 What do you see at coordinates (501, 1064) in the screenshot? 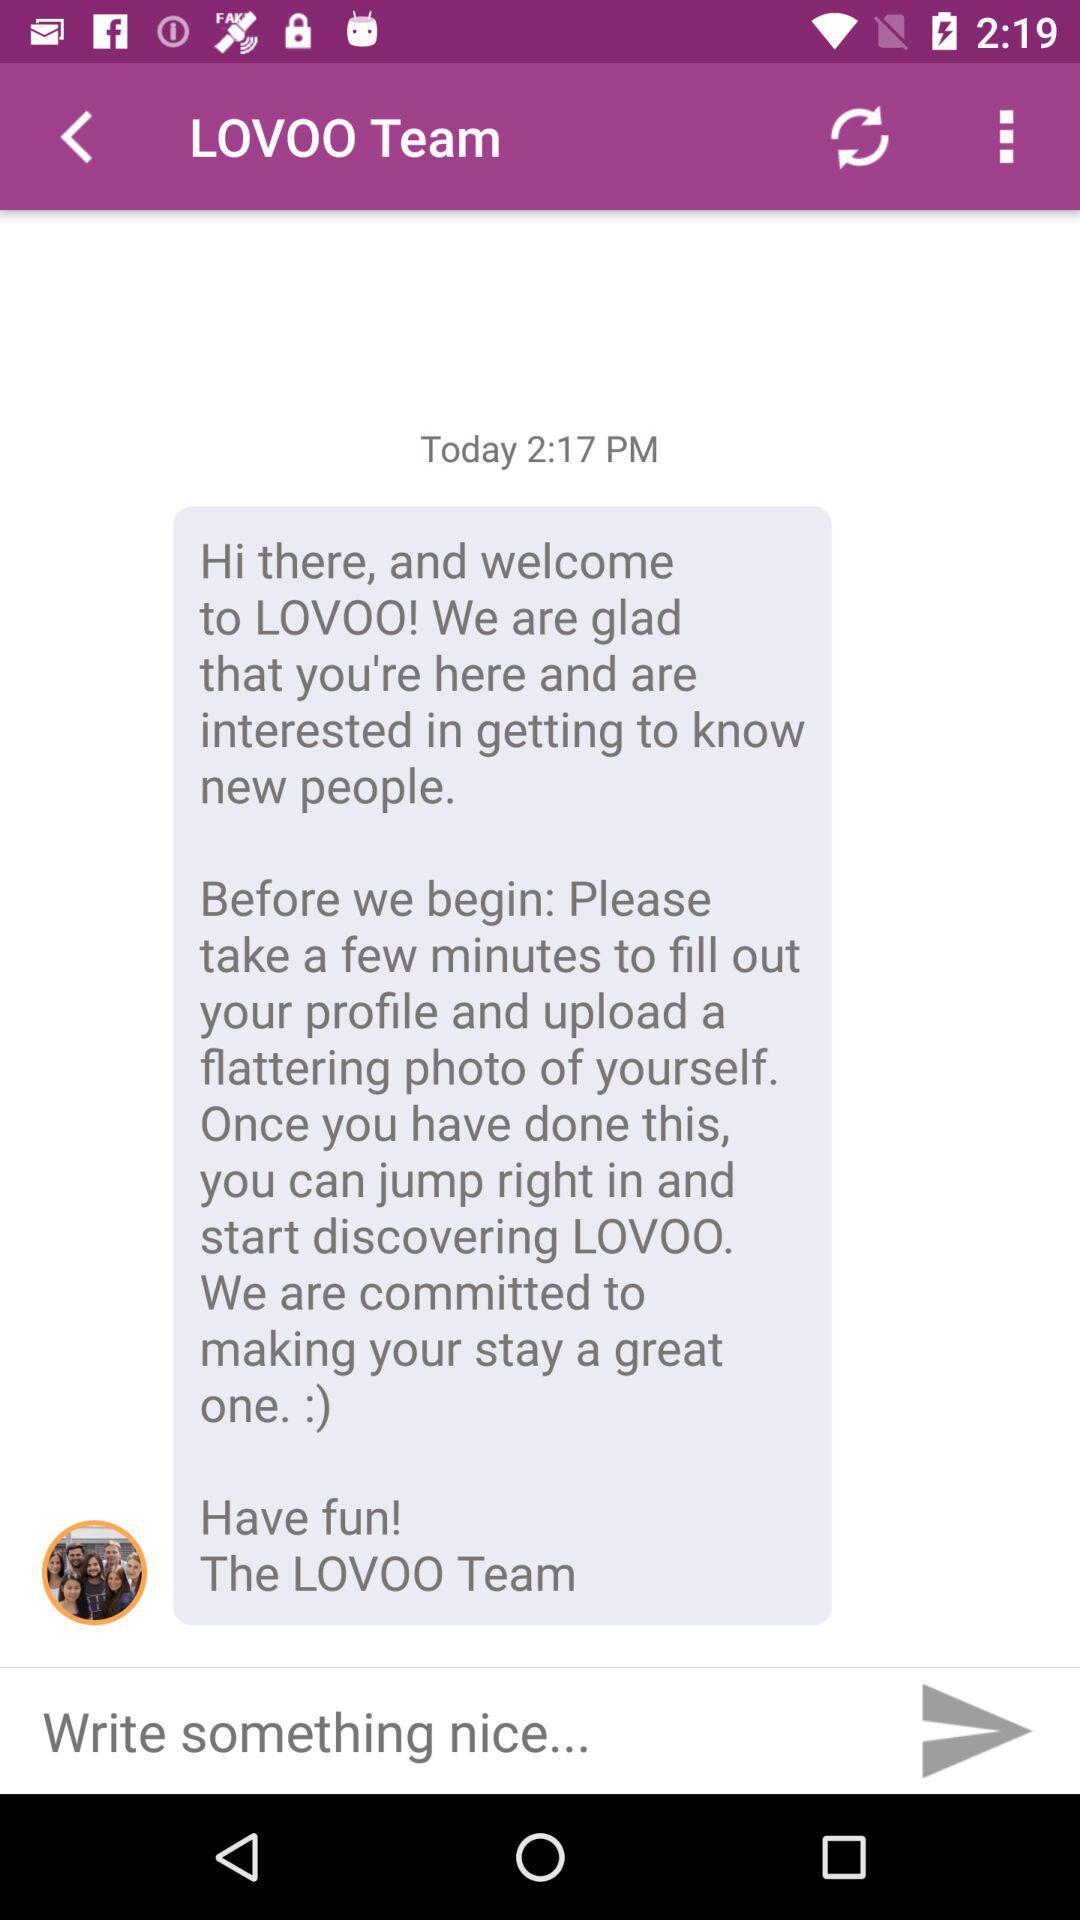
I see `hi there and icon` at bounding box center [501, 1064].